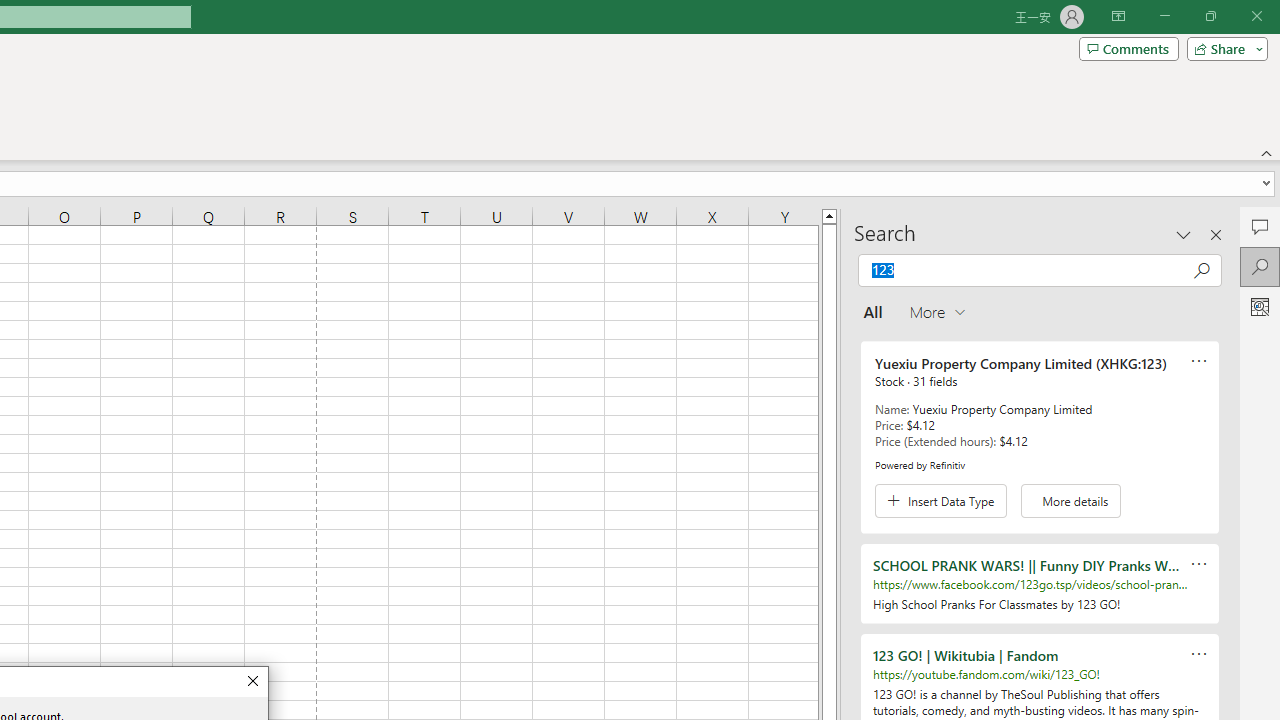 This screenshot has width=1280, height=720. Describe the element at coordinates (1209, 16) in the screenshot. I see `'Restore Down'` at that location.